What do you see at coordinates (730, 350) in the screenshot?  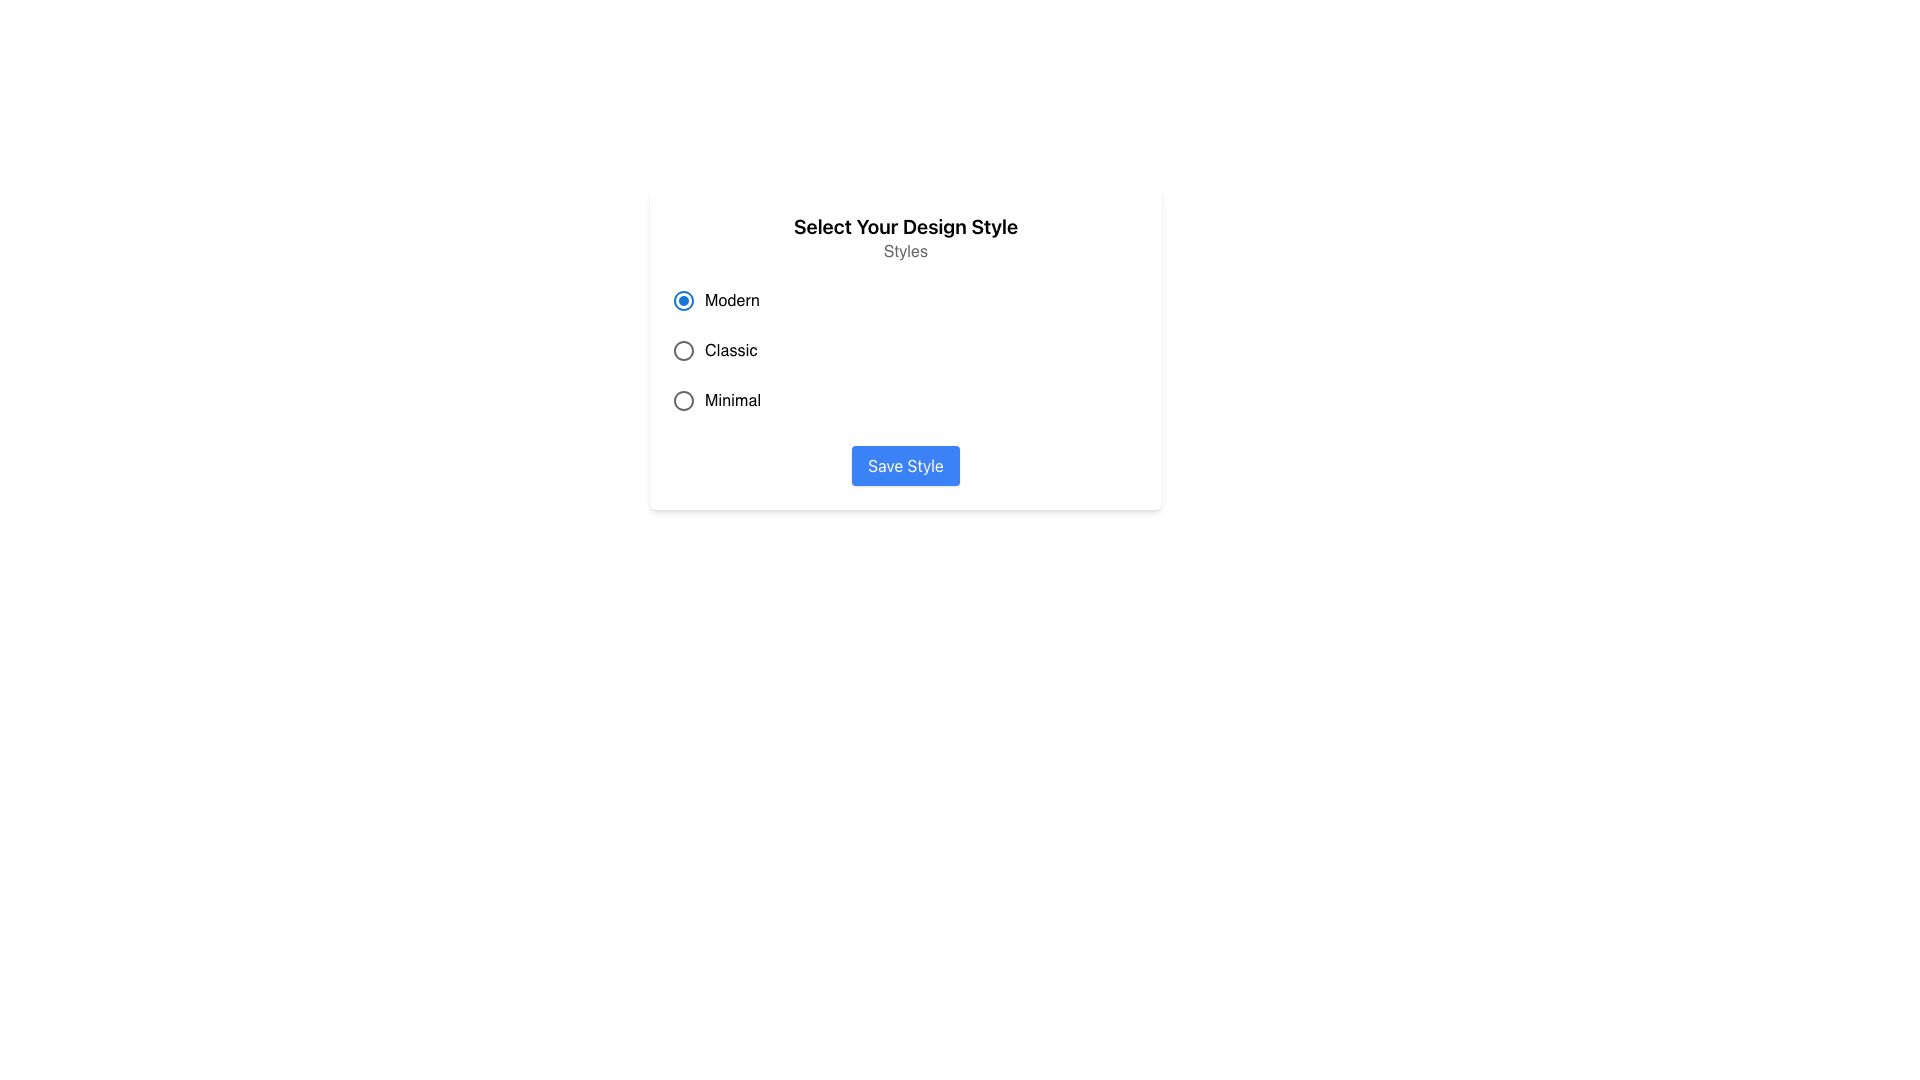 I see `the 'Classic' text label that identifies the associated radio button option for selecting a design style` at bounding box center [730, 350].